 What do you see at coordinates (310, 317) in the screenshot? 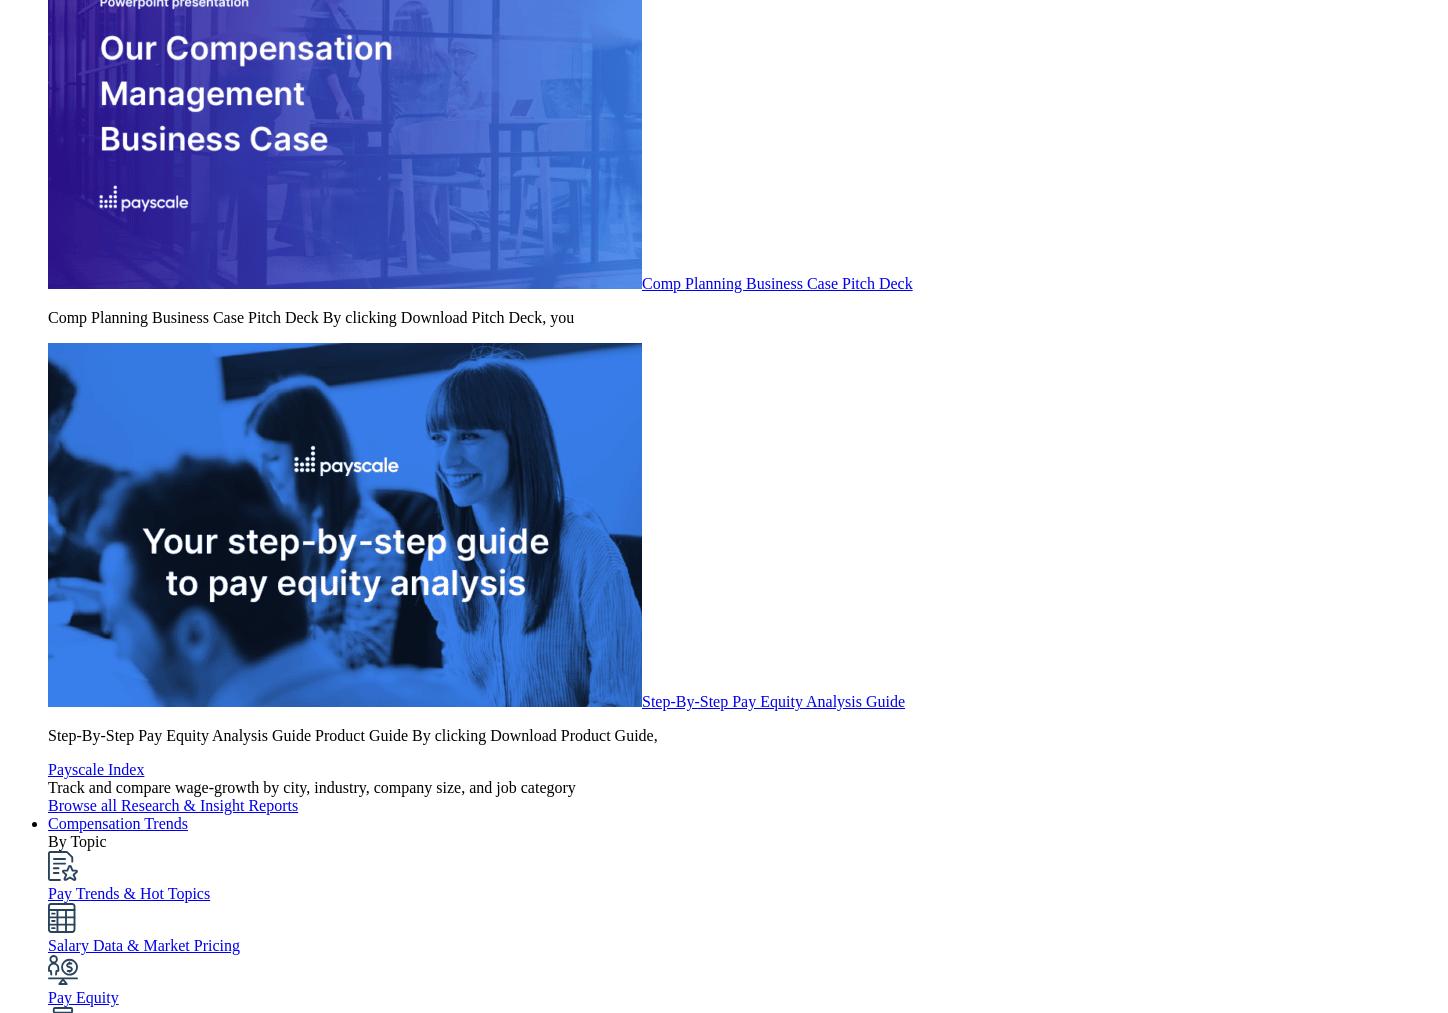
I see `'Comp Planning Business Case Pitch Deck By clicking Download Pitch Deck, you'` at bounding box center [310, 317].